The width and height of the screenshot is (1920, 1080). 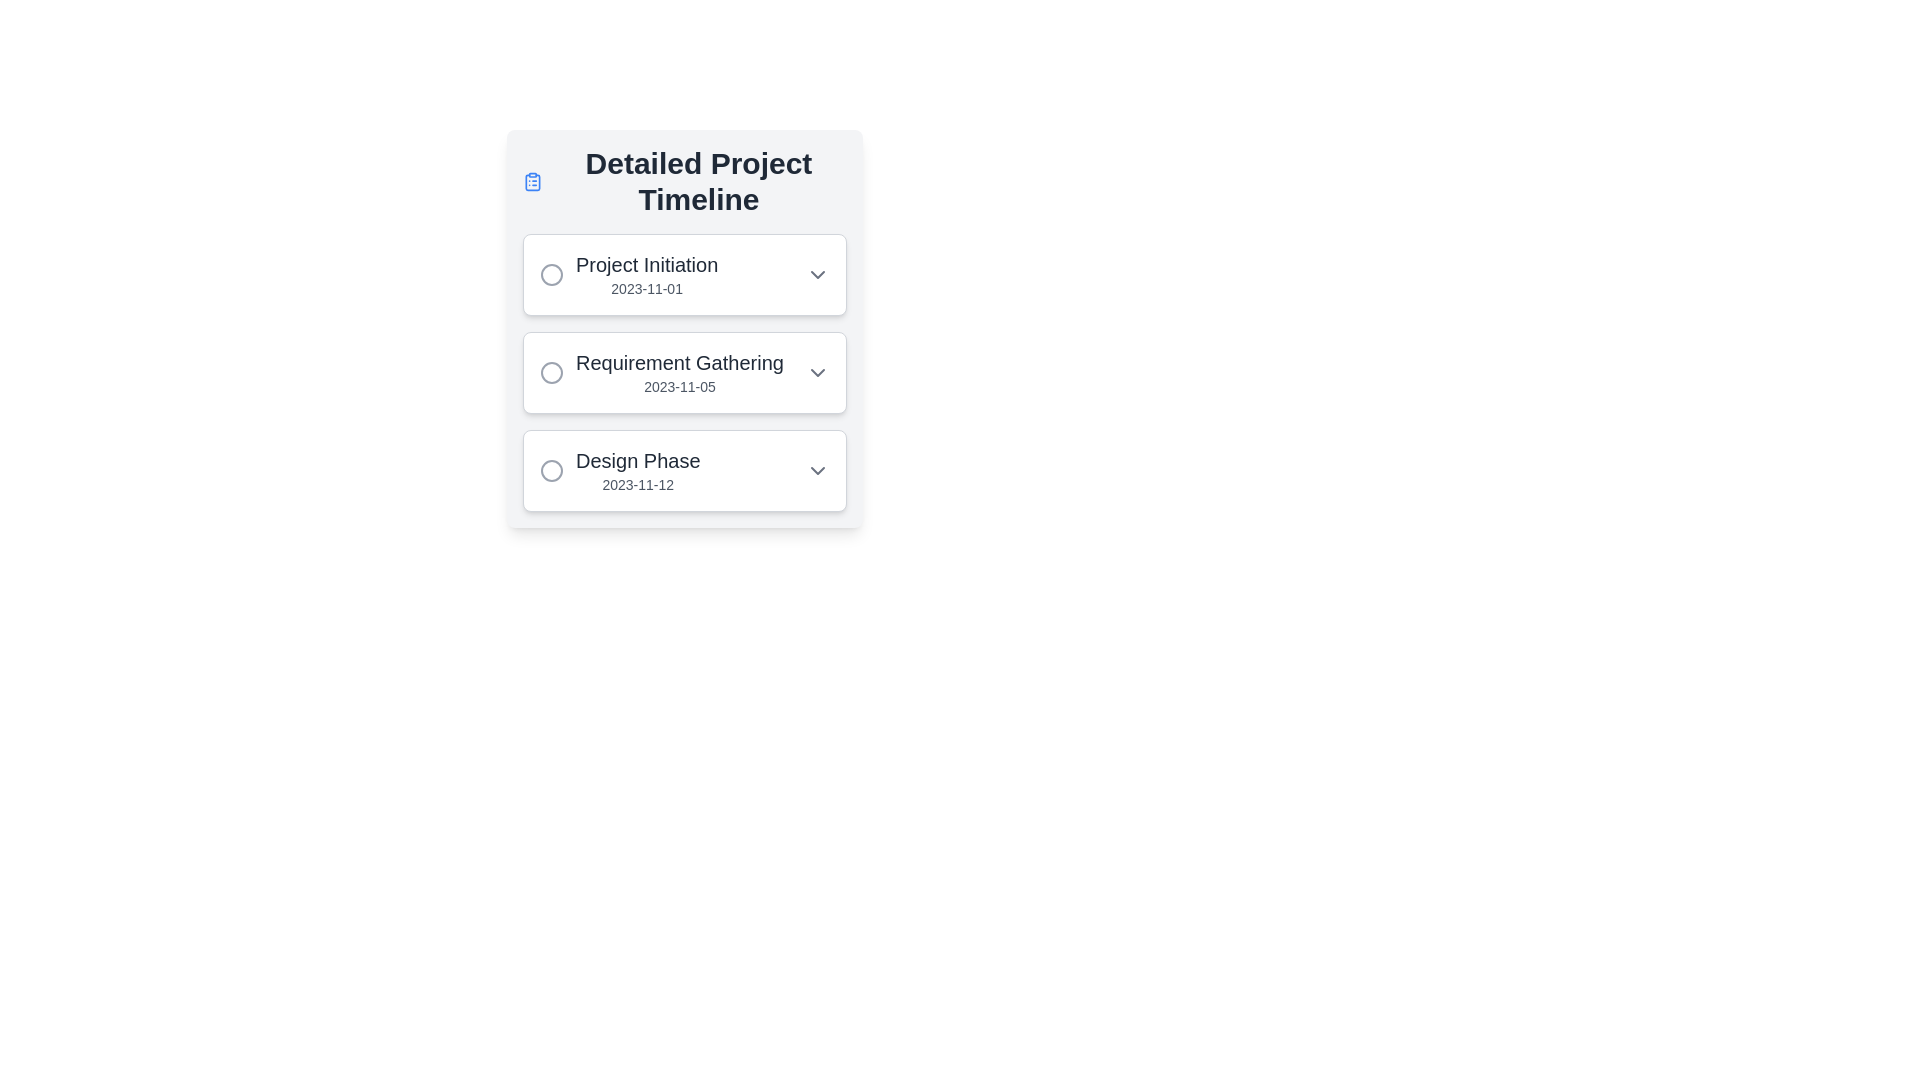 I want to click on displayed date from the Text Label located under the 'Project Initiation' label in the 'Detailed Project Timeline' interface, so click(x=647, y=289).